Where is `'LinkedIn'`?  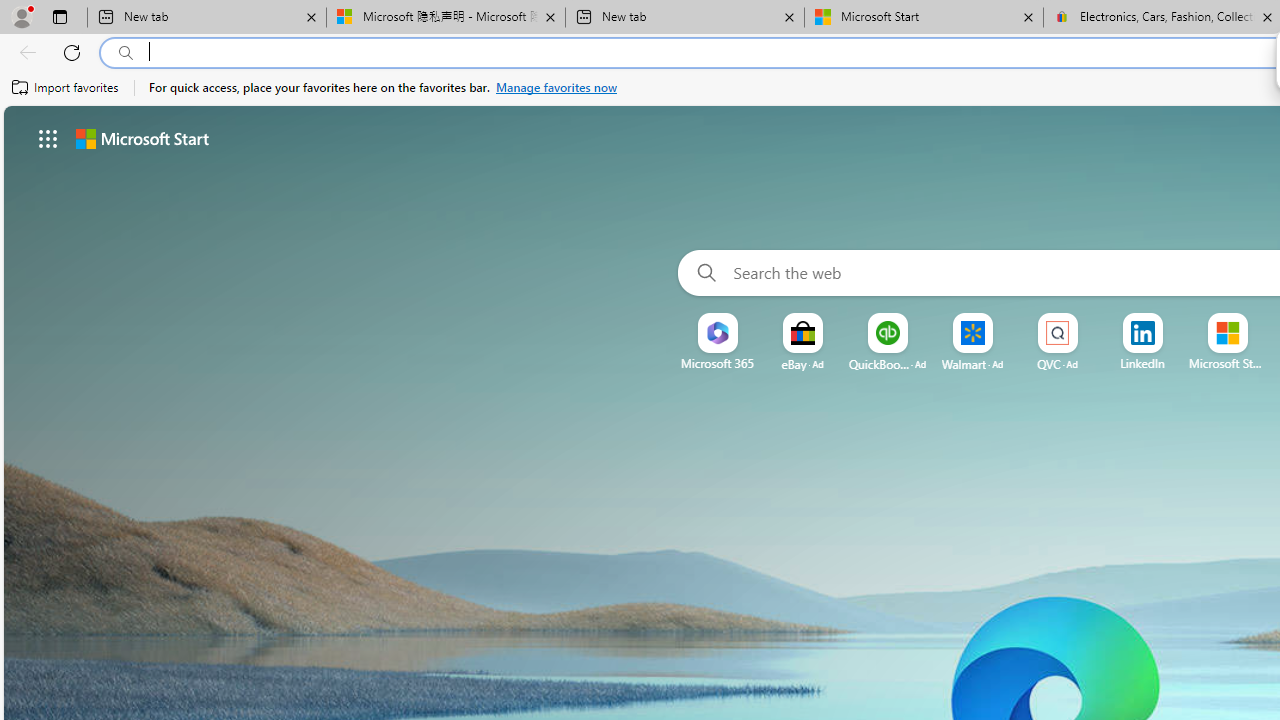
'LinkedIn' is located at coordinates (1142, 363).